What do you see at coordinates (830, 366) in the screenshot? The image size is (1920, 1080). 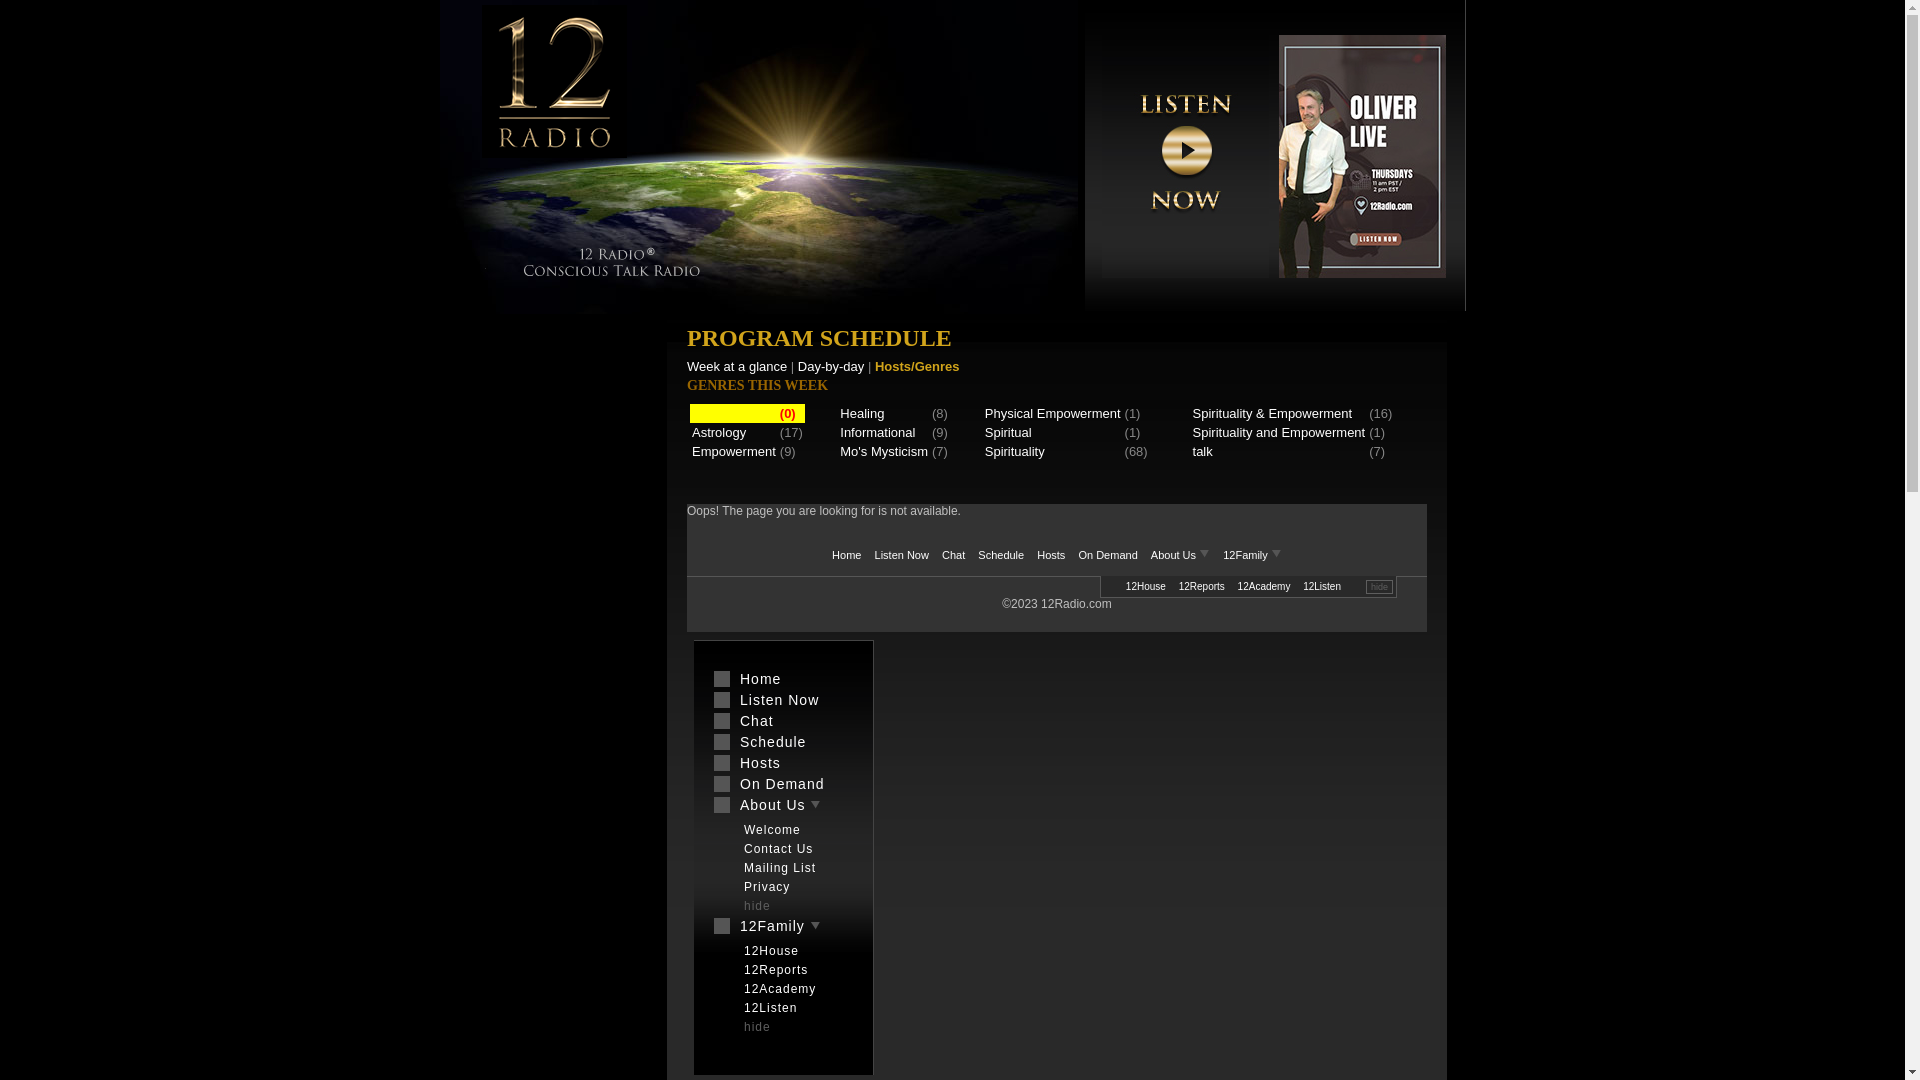 I see `'Day-by-day'` at bounding box center [830, 366].